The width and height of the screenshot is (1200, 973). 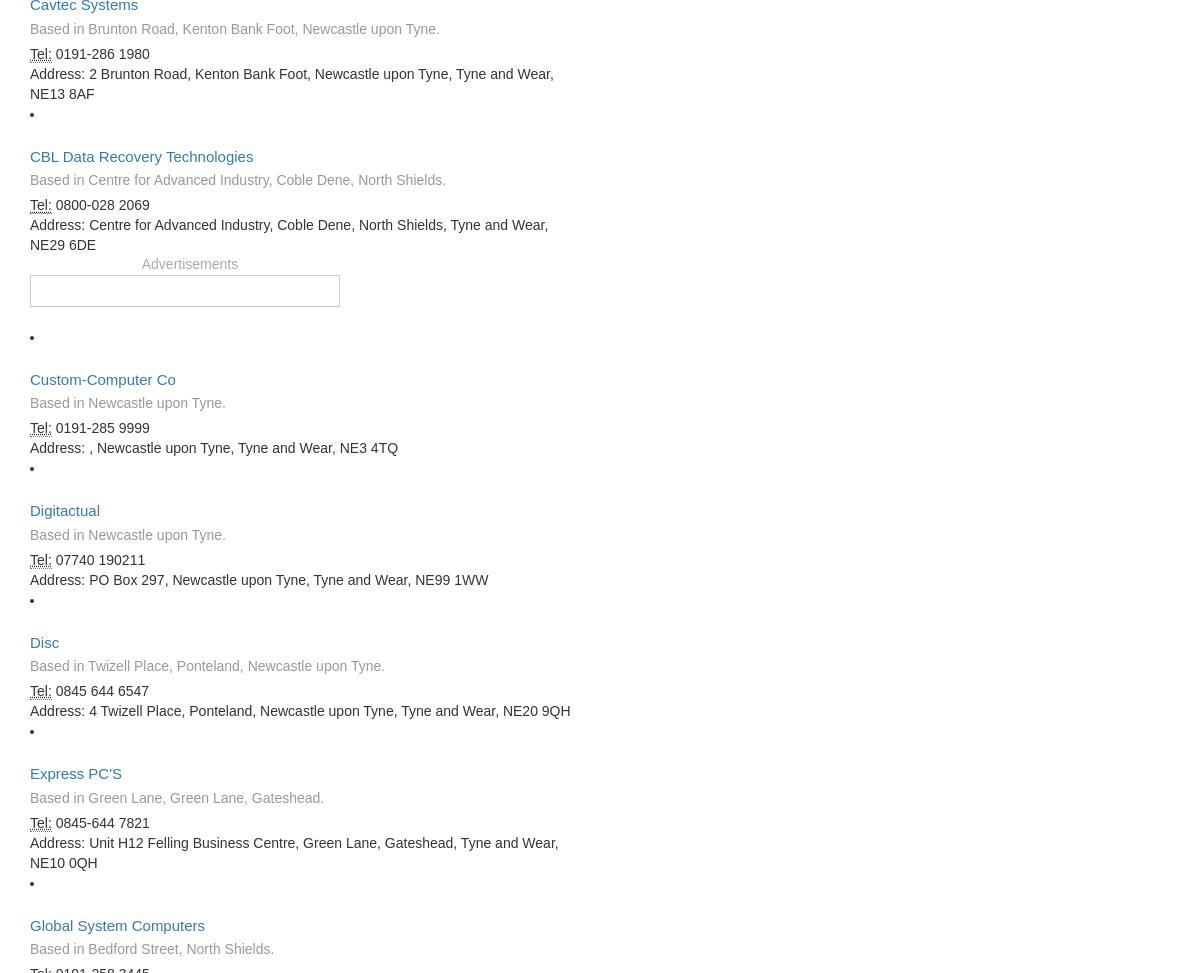 I want to click on '0845 644 6547', so click(x=99, y=690).